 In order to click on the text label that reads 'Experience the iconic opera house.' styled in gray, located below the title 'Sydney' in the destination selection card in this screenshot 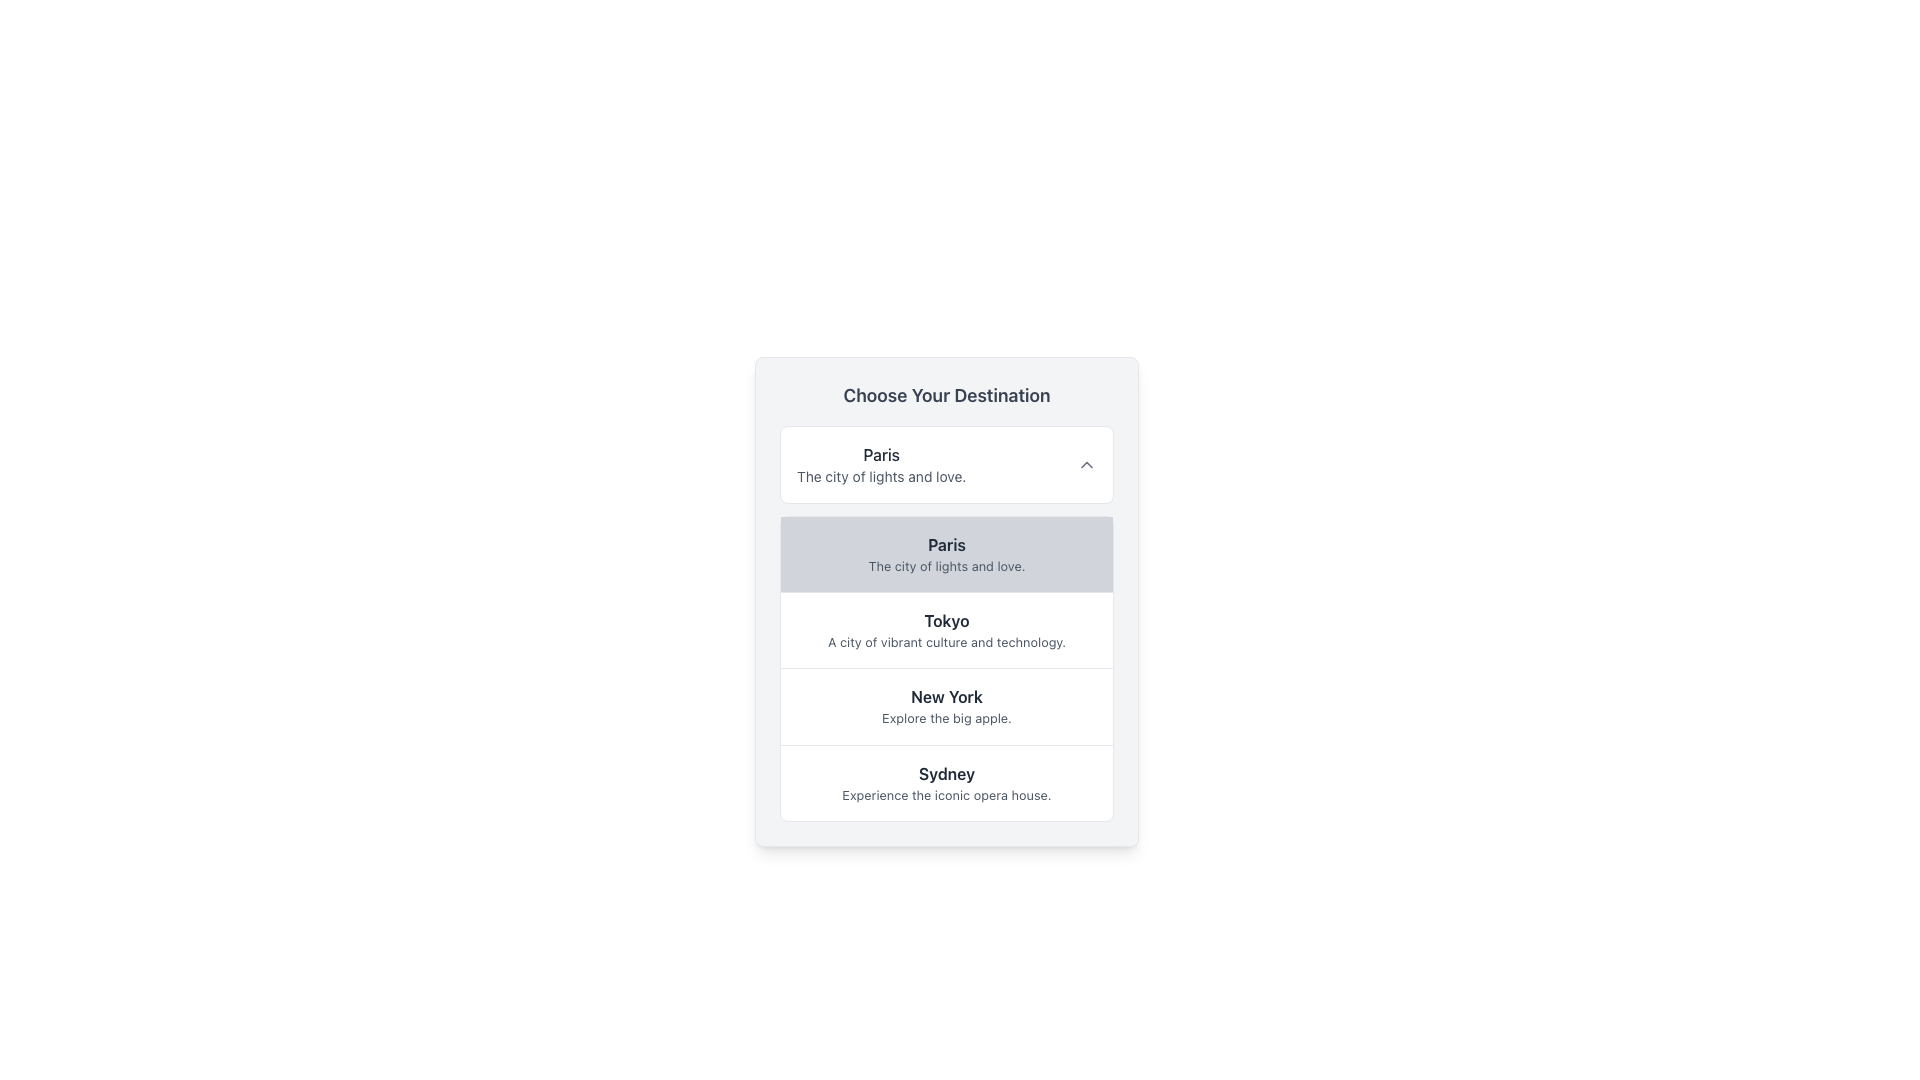, I will do `click(945, 793)`.